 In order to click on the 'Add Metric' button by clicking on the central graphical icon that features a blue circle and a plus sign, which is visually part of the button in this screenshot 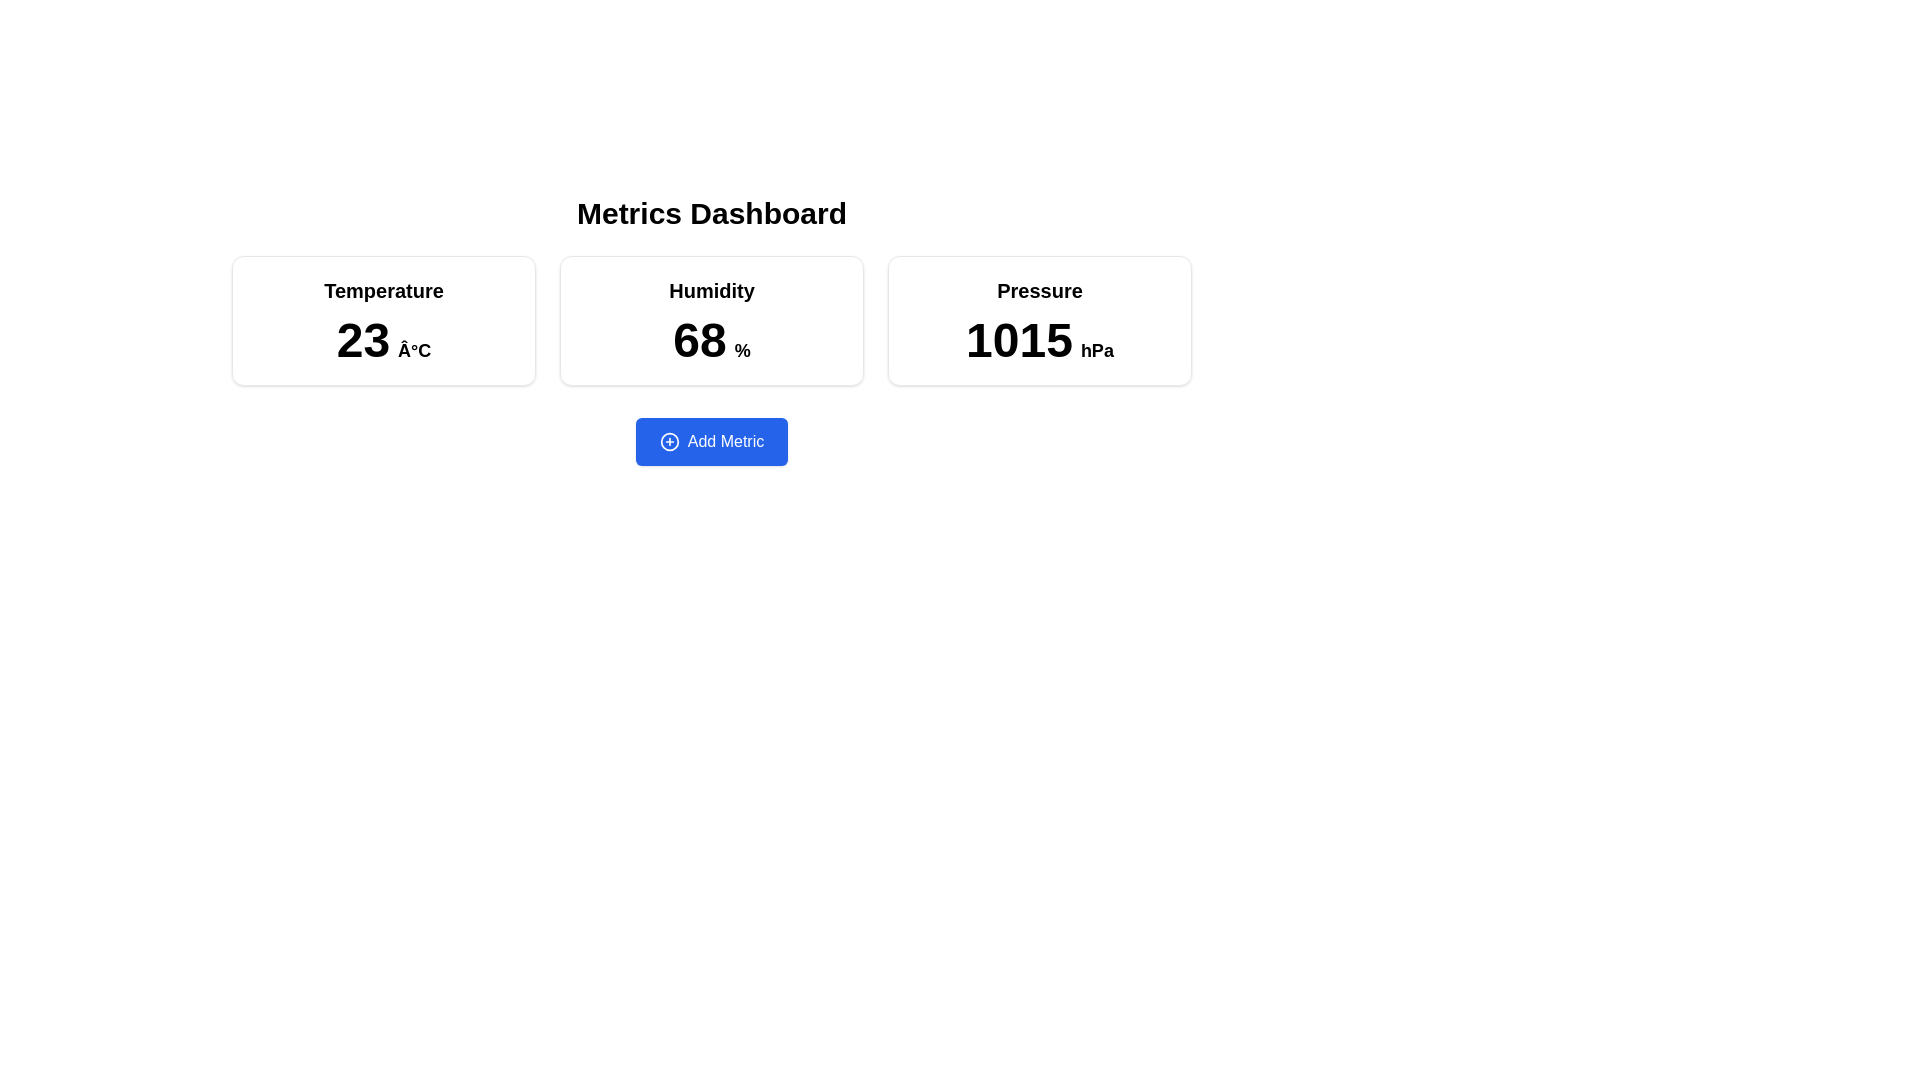, I will do `click(669, 441)`.